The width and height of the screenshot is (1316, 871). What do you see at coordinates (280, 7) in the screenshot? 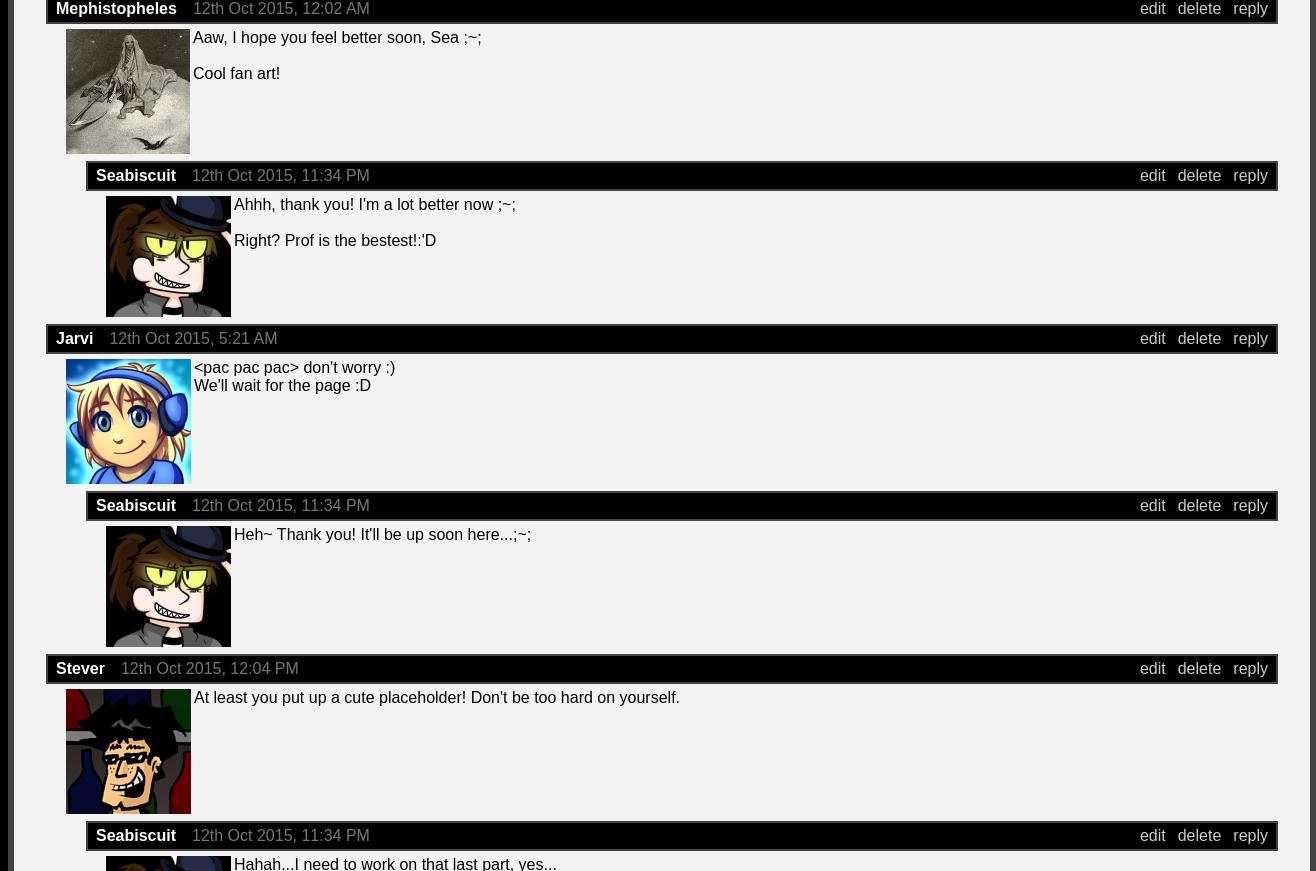
I see `'12th Oct 2015, 12:02 AM'` at bounding box center [280, 7].